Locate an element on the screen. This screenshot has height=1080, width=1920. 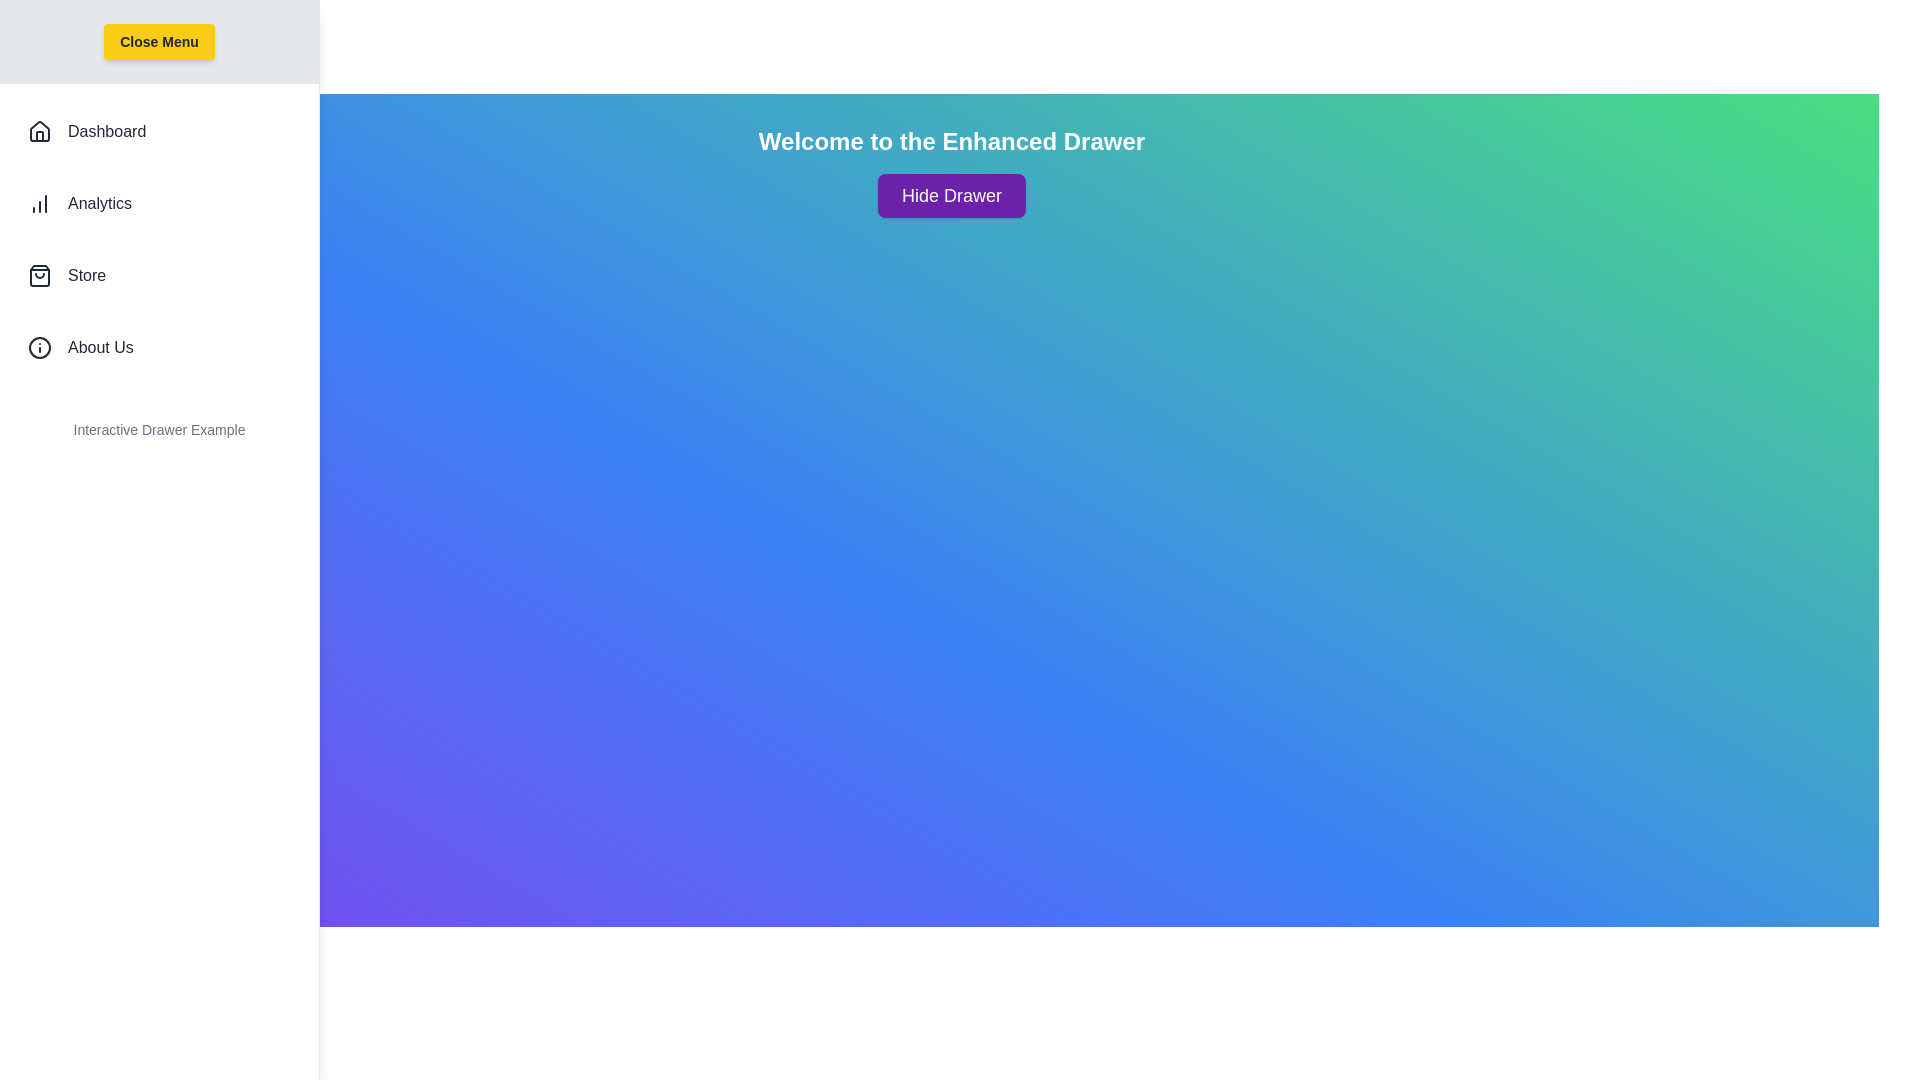
the 'Dashboard' list item to navigate is located at coordinates (158, 131).